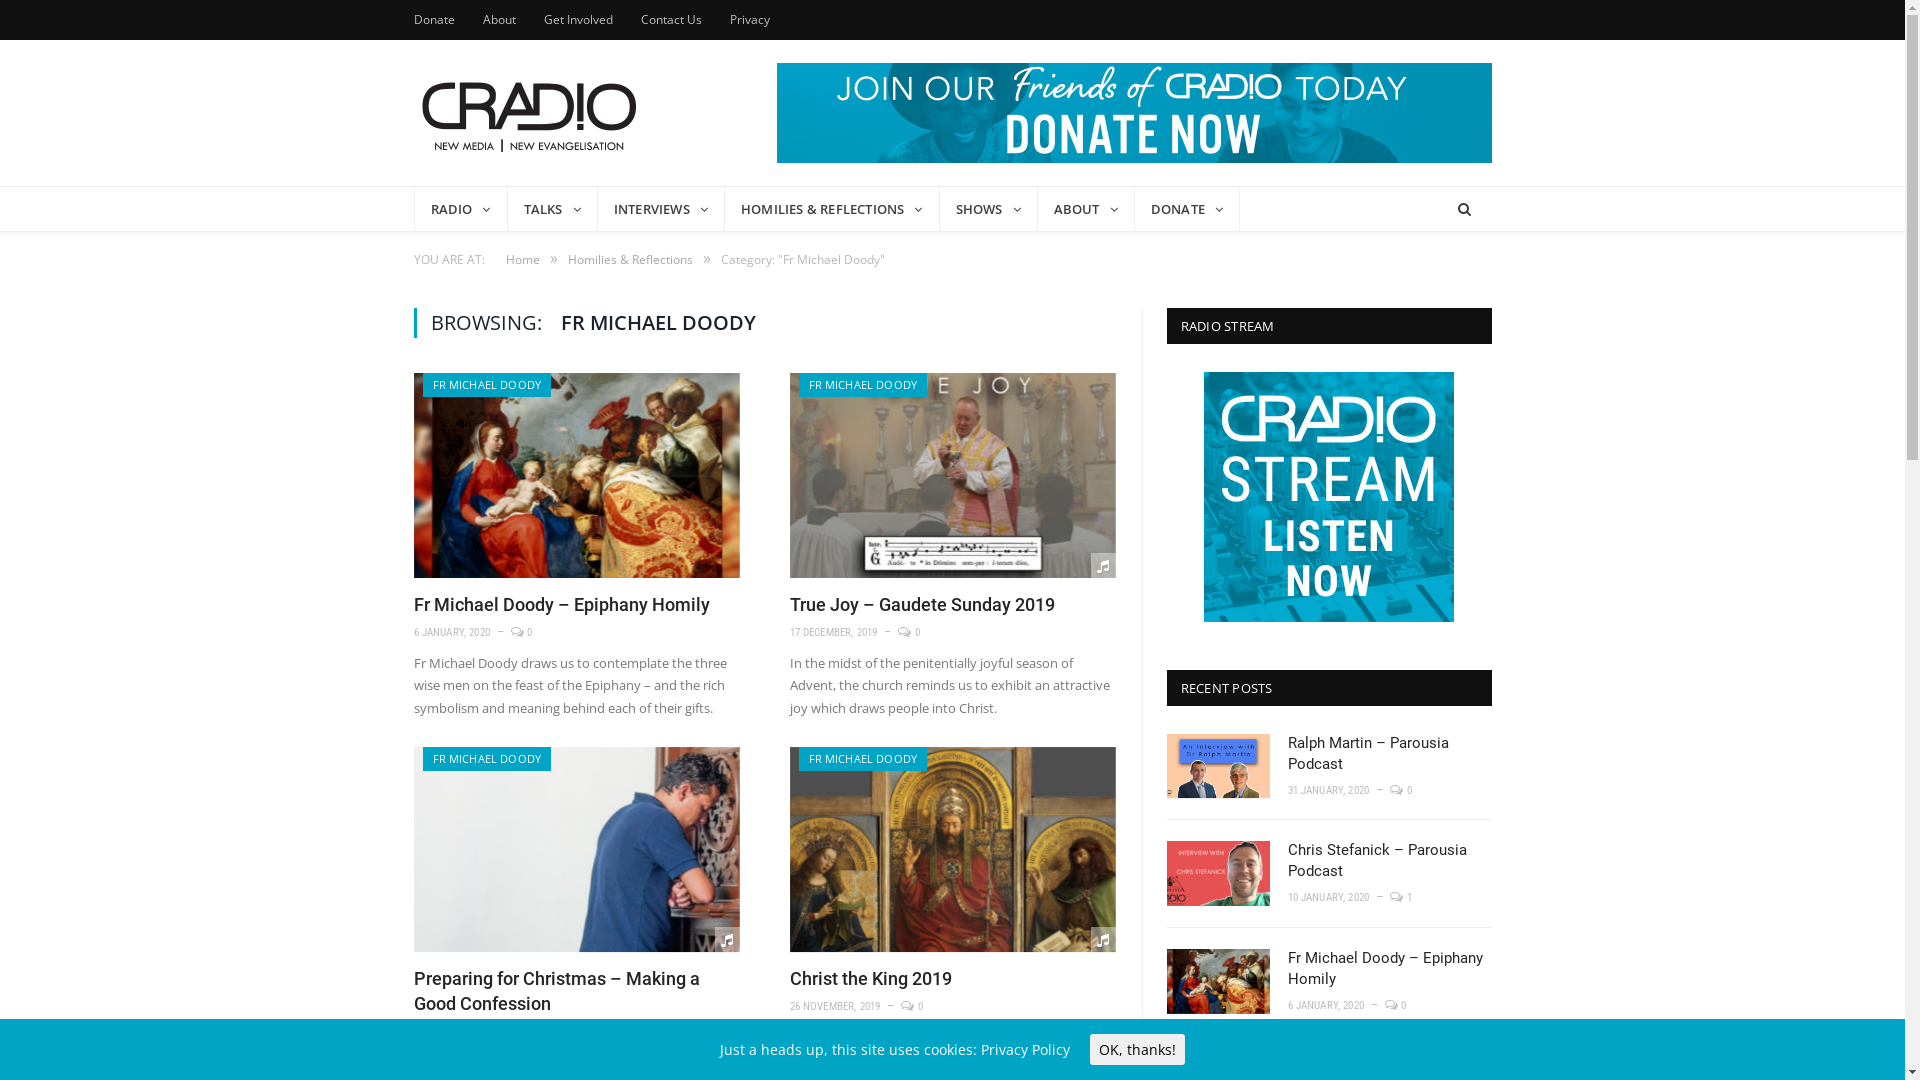 Image resolution: width=1920 pixels, height=1080 pixels. Describe the element at coordinates (1025, 1048) in the screenshot. I see `'Privacy Policy'` at that location.